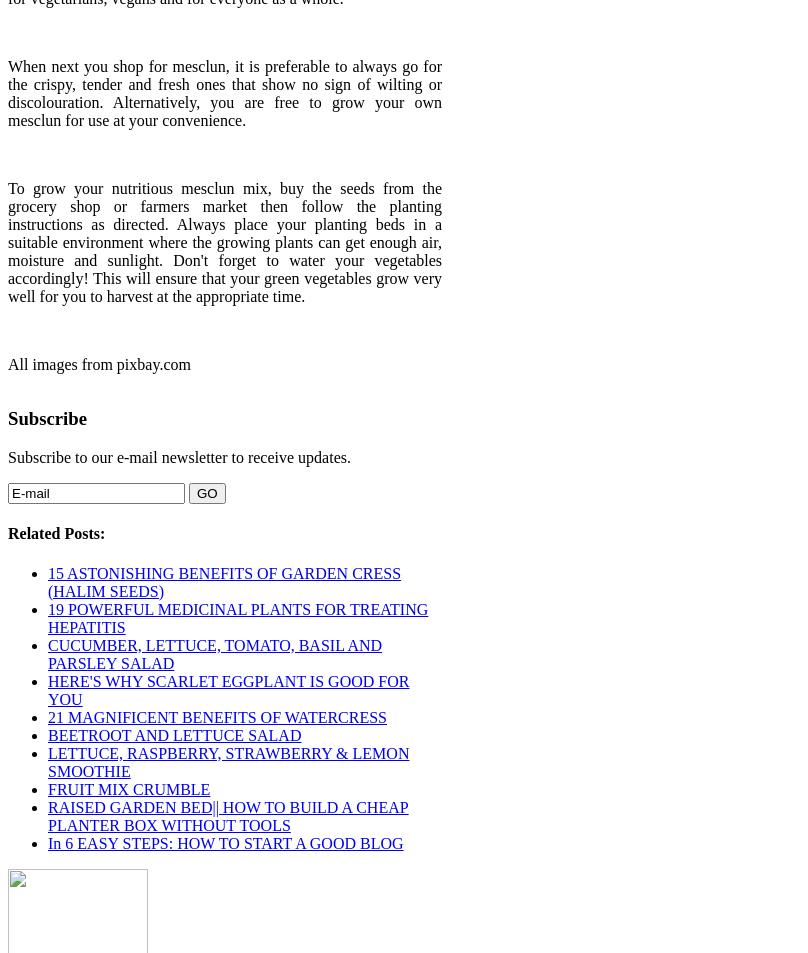 The height and width of the screenshot is (953, 808). What do you see at coordinates (225, 842) in the screenshot?
I see `'In 6 EASY STEPS: HOW TO START A GOOD BLOG'` at bounding box center [225, 842].